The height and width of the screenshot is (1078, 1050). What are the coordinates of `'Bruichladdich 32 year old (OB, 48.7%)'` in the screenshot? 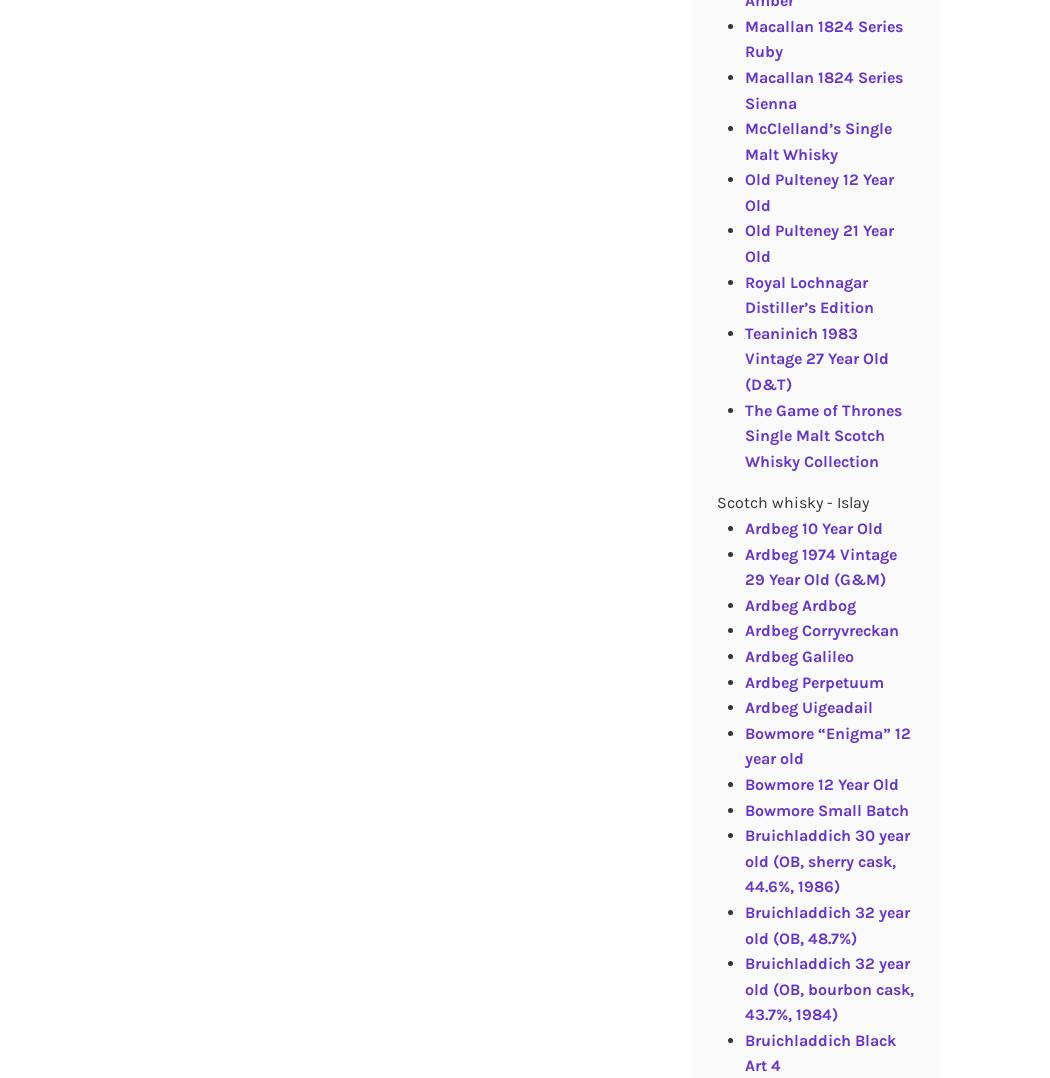 It's located at (743, 924).